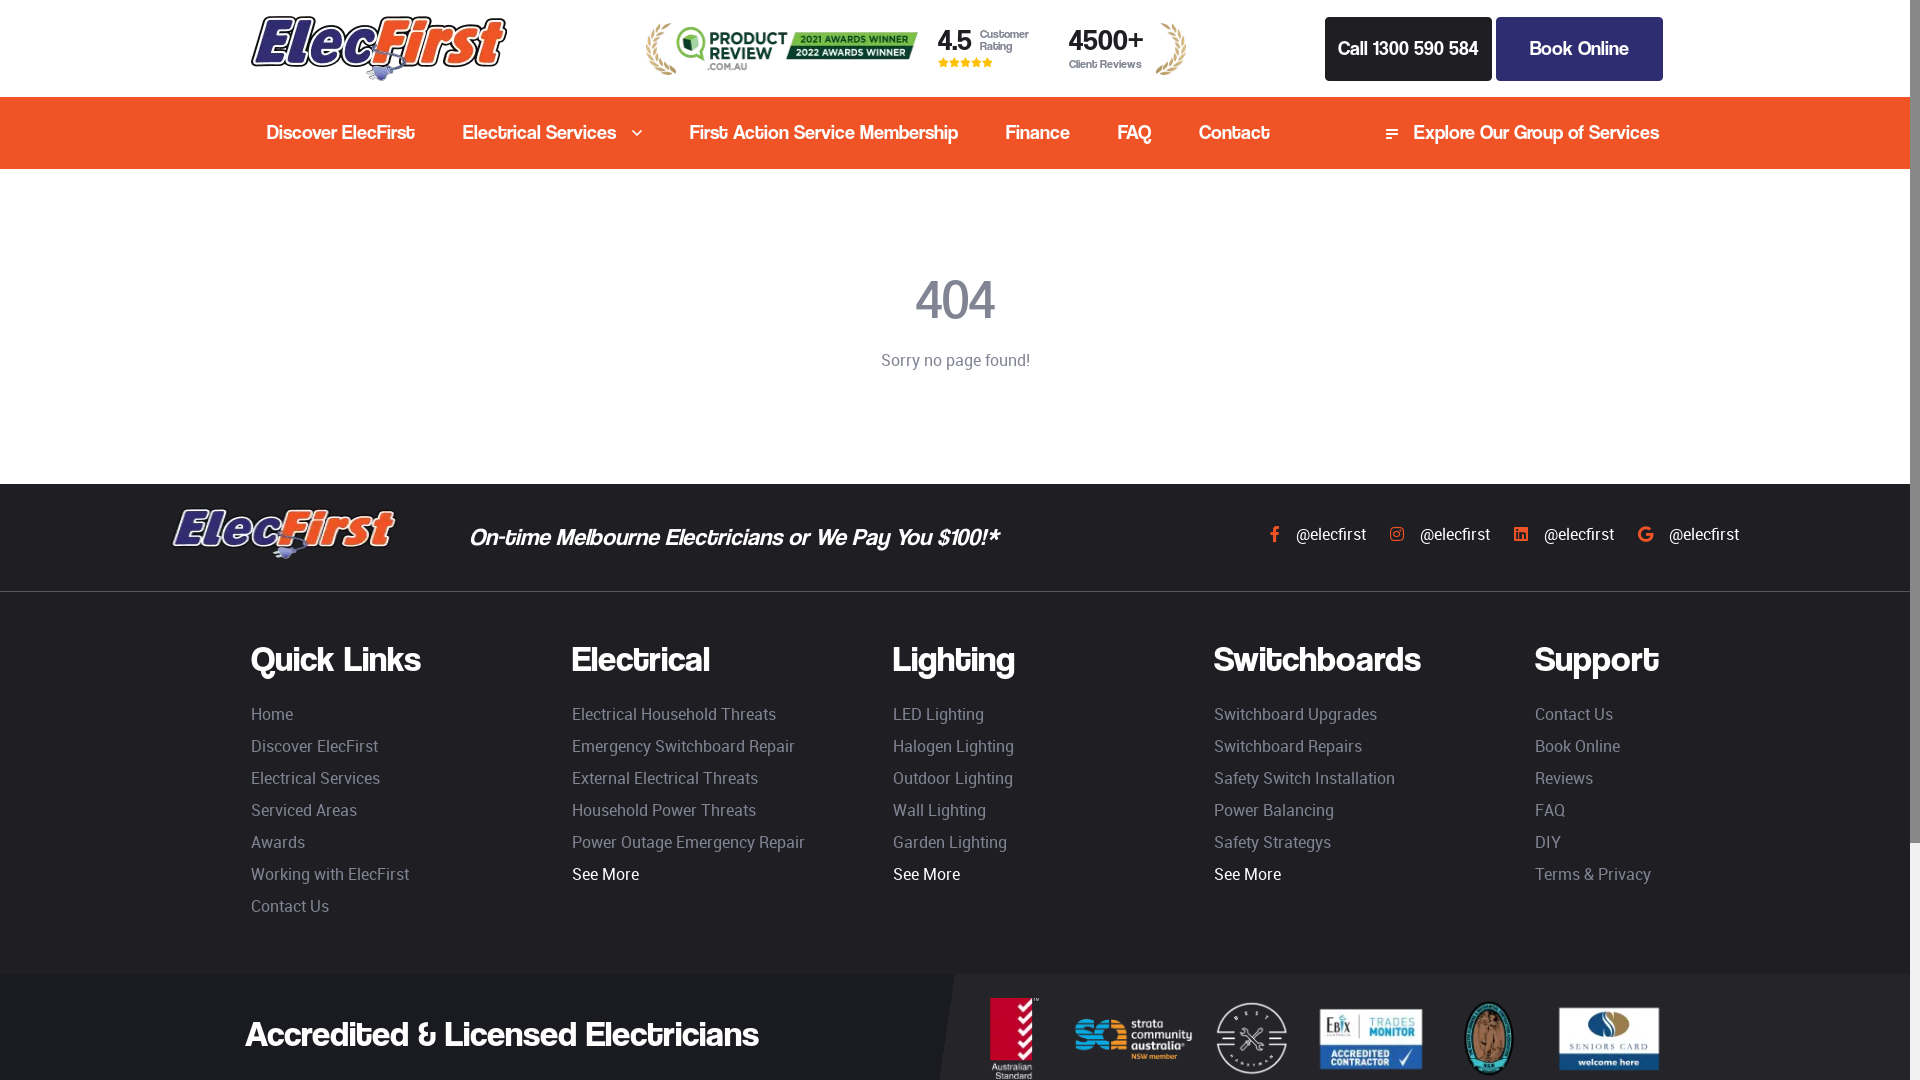  What do you see at coordinates (1287, 745) in the screenshot?
I see `'Switchboard Repairs'` at bounding box center [1287, 745].